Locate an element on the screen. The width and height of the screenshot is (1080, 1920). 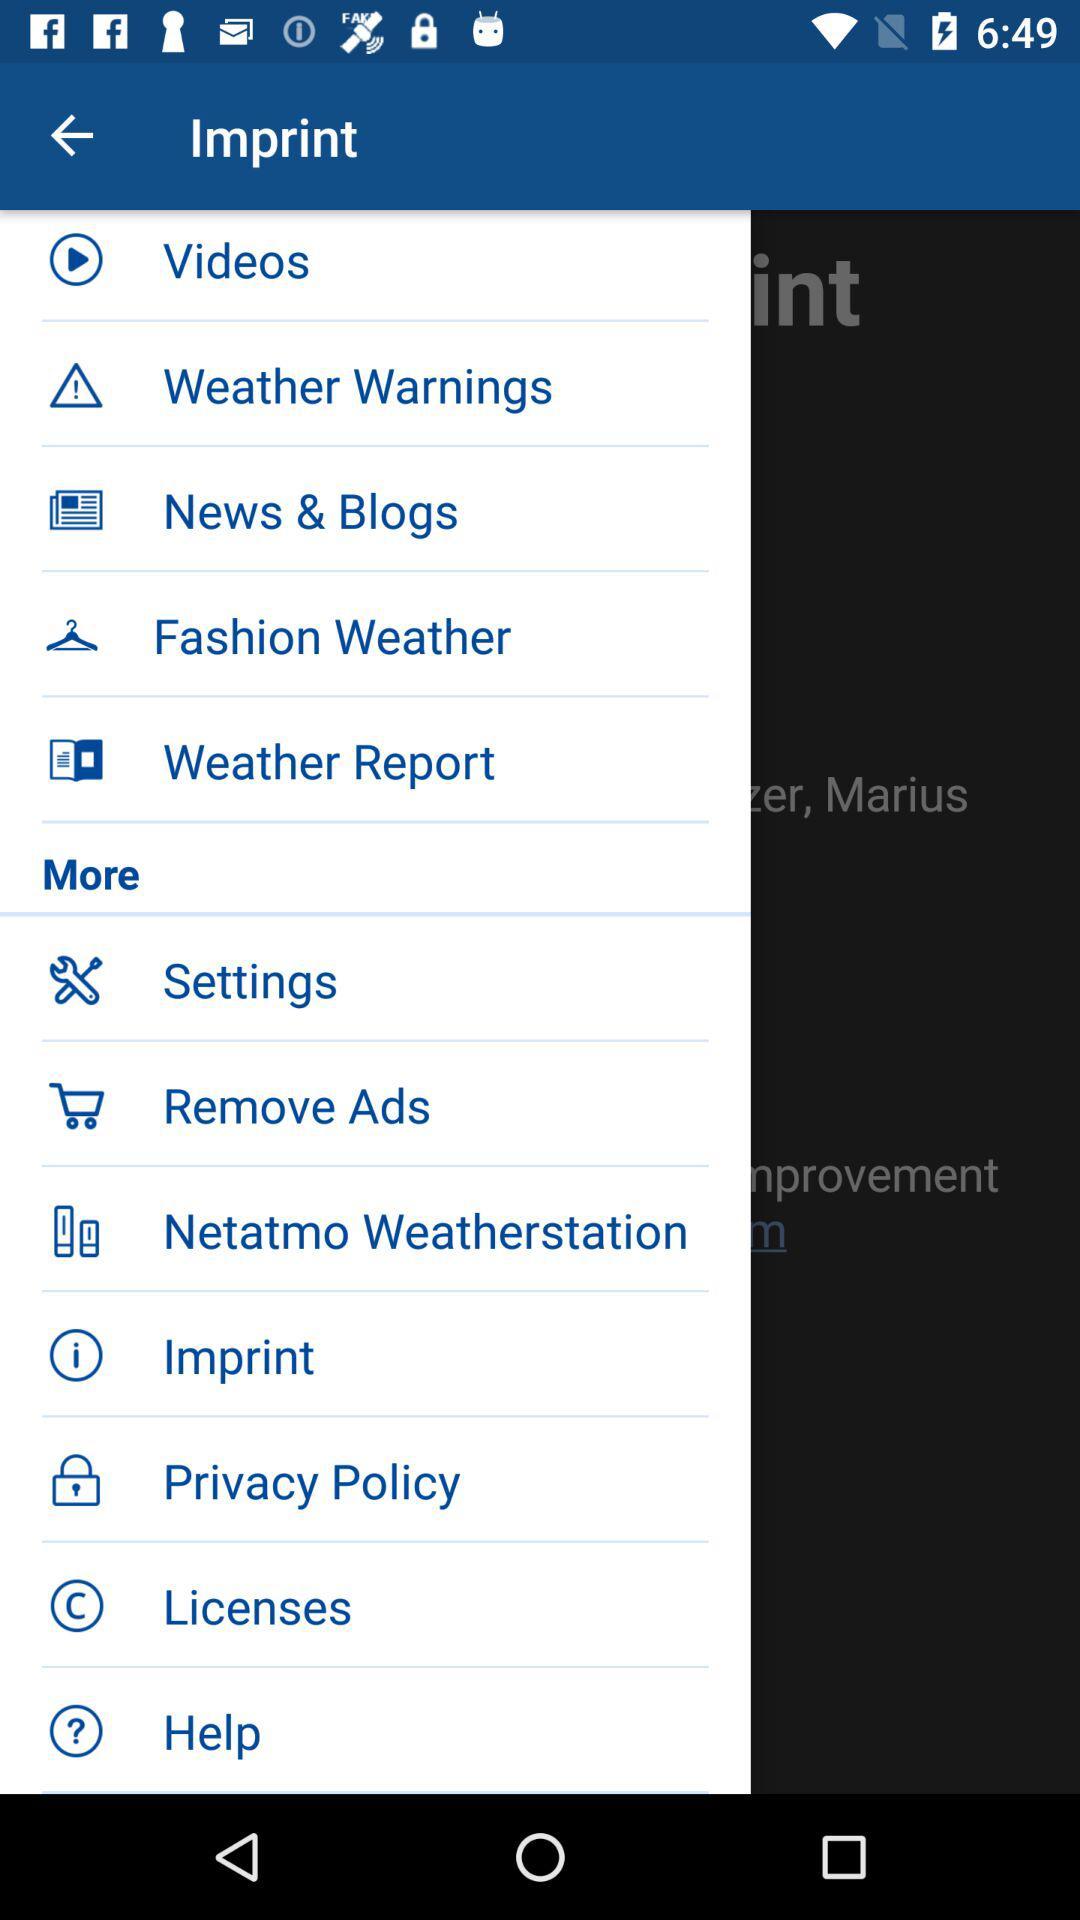
remove ads item is located at coordinates (434, 1103).